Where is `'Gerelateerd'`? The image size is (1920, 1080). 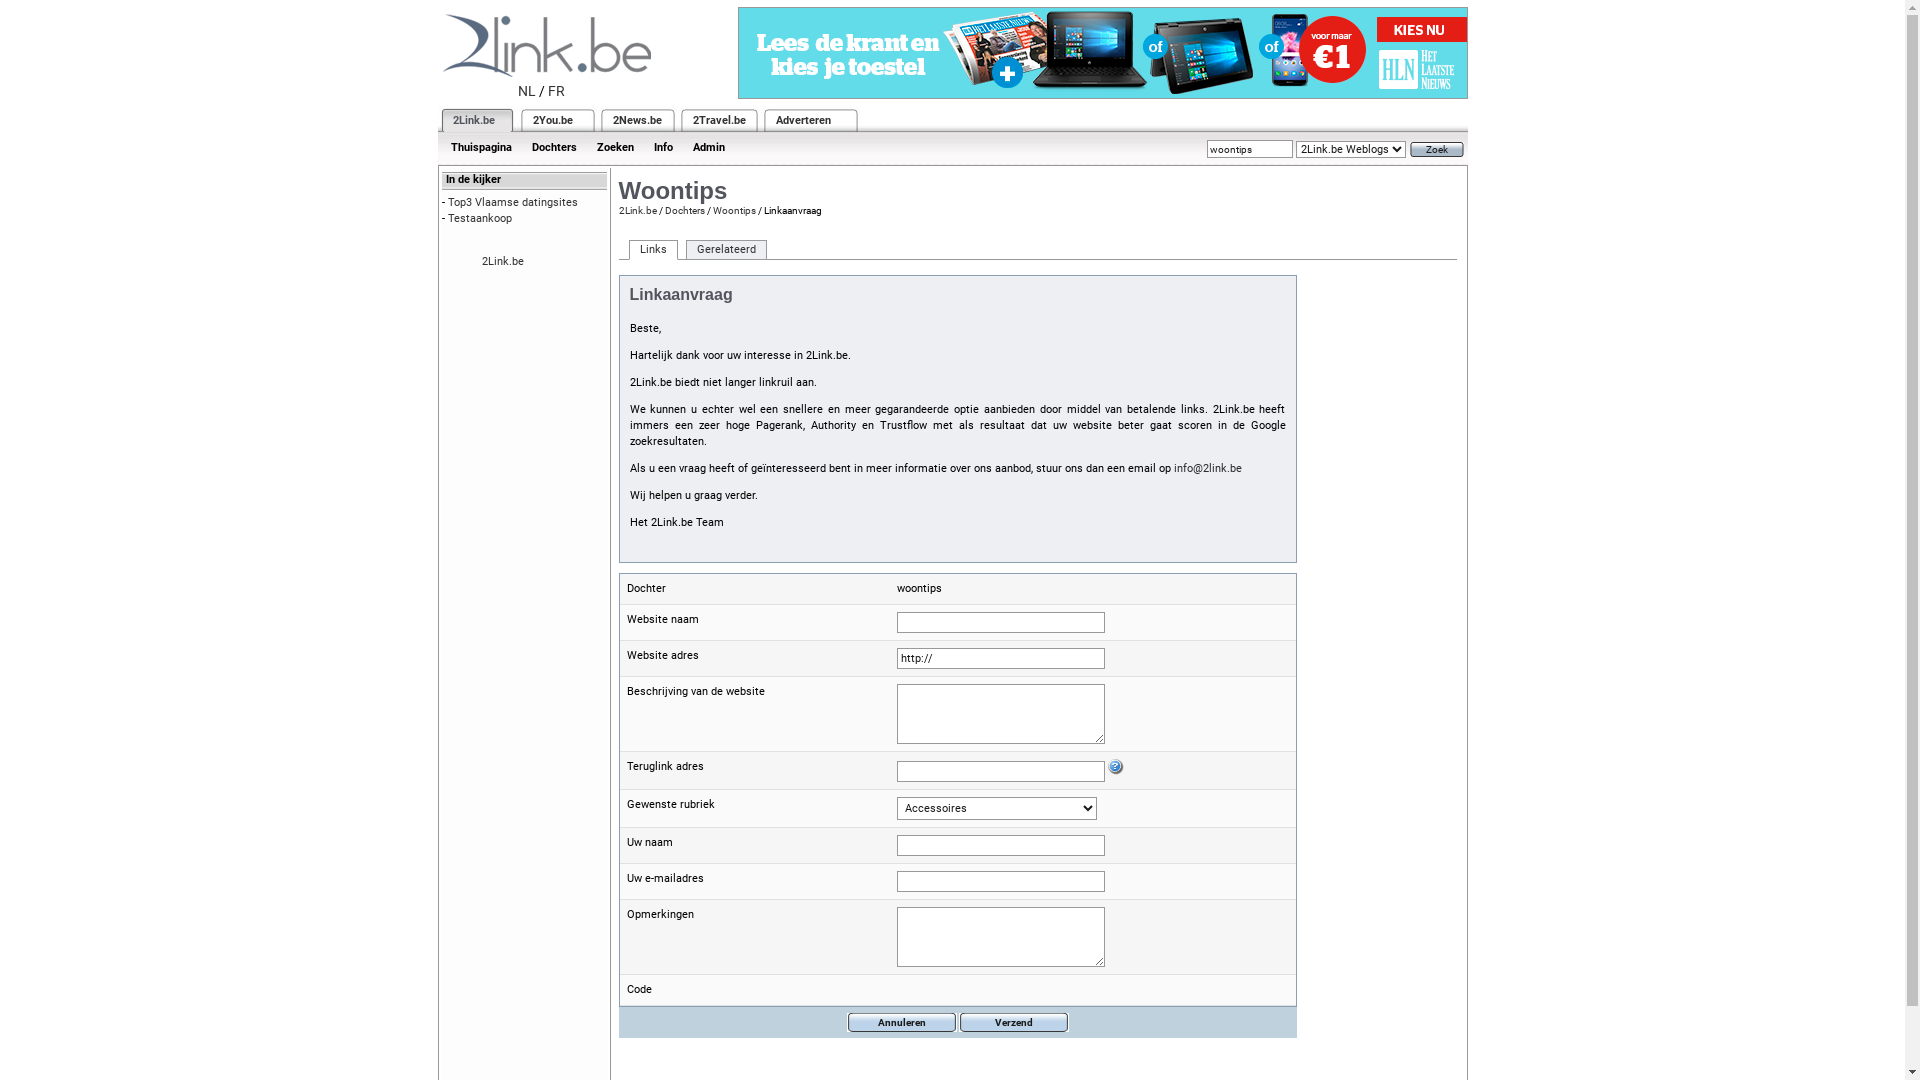 'Gerelateerd' is located at coordinates (725, 249).